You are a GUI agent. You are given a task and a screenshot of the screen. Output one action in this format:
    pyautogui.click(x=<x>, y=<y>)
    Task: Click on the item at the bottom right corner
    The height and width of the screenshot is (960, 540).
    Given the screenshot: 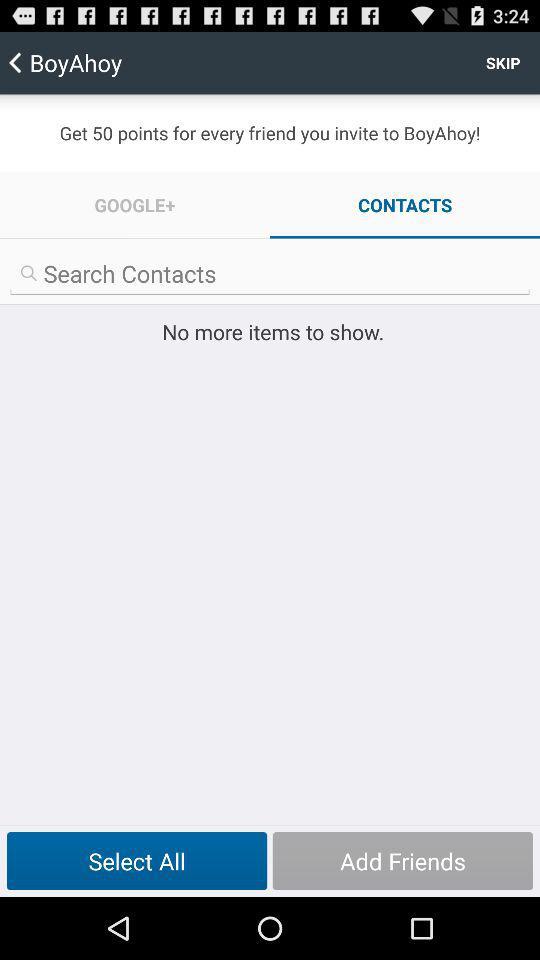 What is the action you would take?
    pyautogui.click(x=402, y=860)
    